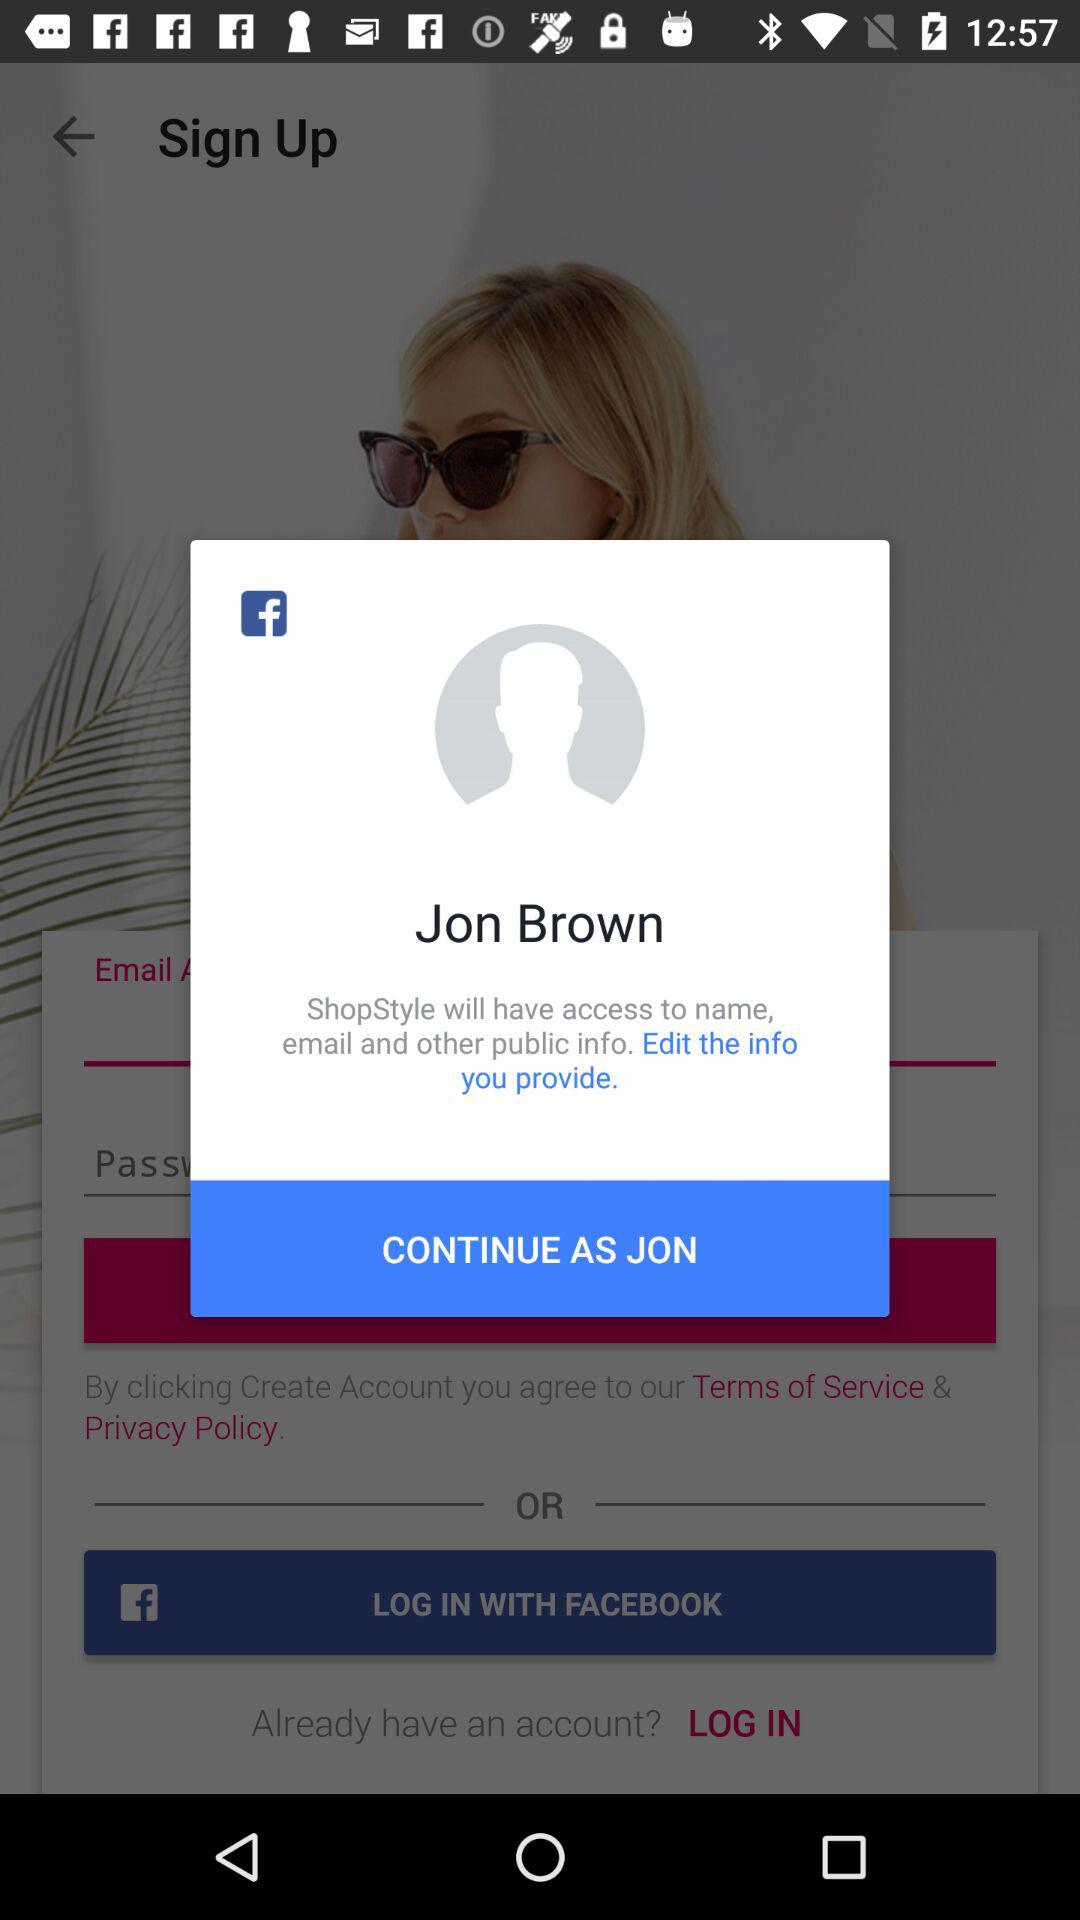  What do you see at coordinates (540, 1041) in the screenshot?
I see `item below jon brown item` at bounding box center [540, 1041].